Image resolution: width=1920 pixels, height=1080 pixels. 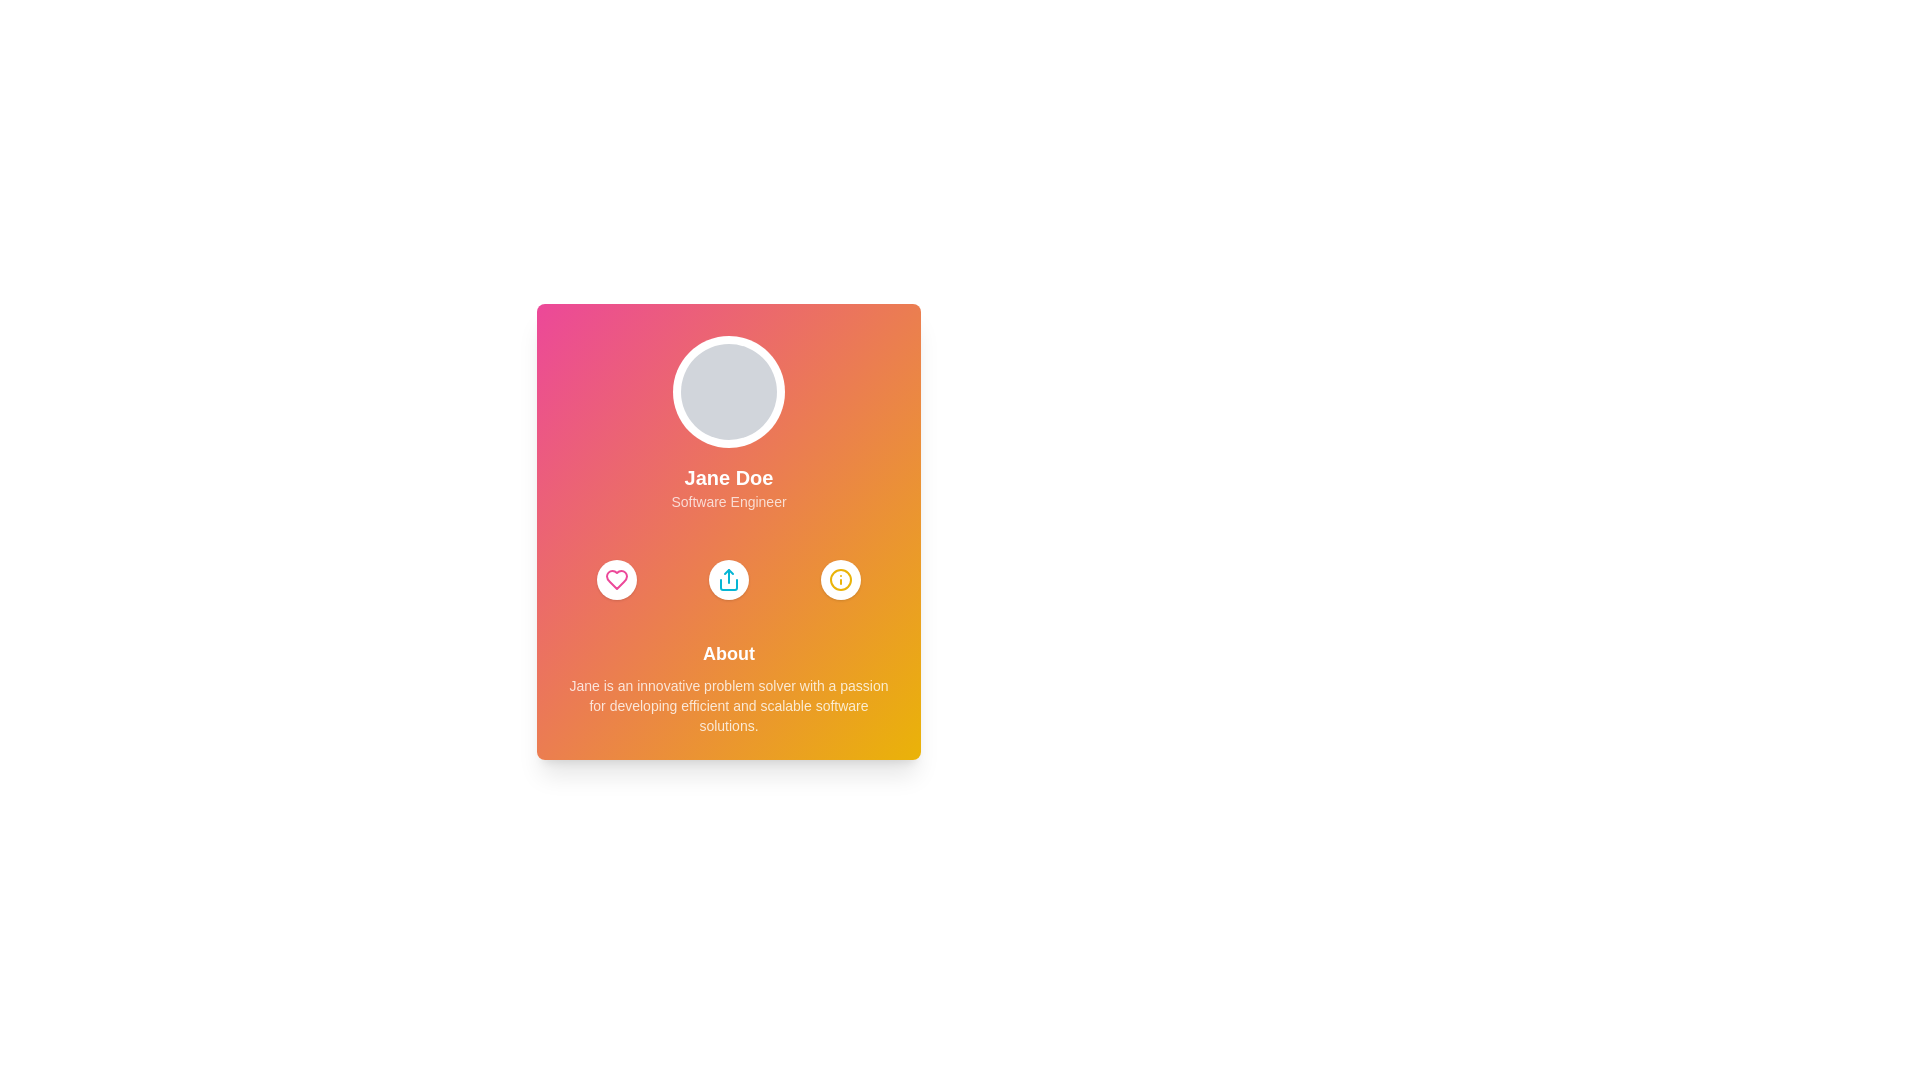 I want to click on the bold 'About' heading text, which is centrally located at the lower section of a colored card layout, positioned above a descriptive paragraph and below three circular icons, so click(x=728, y=654).